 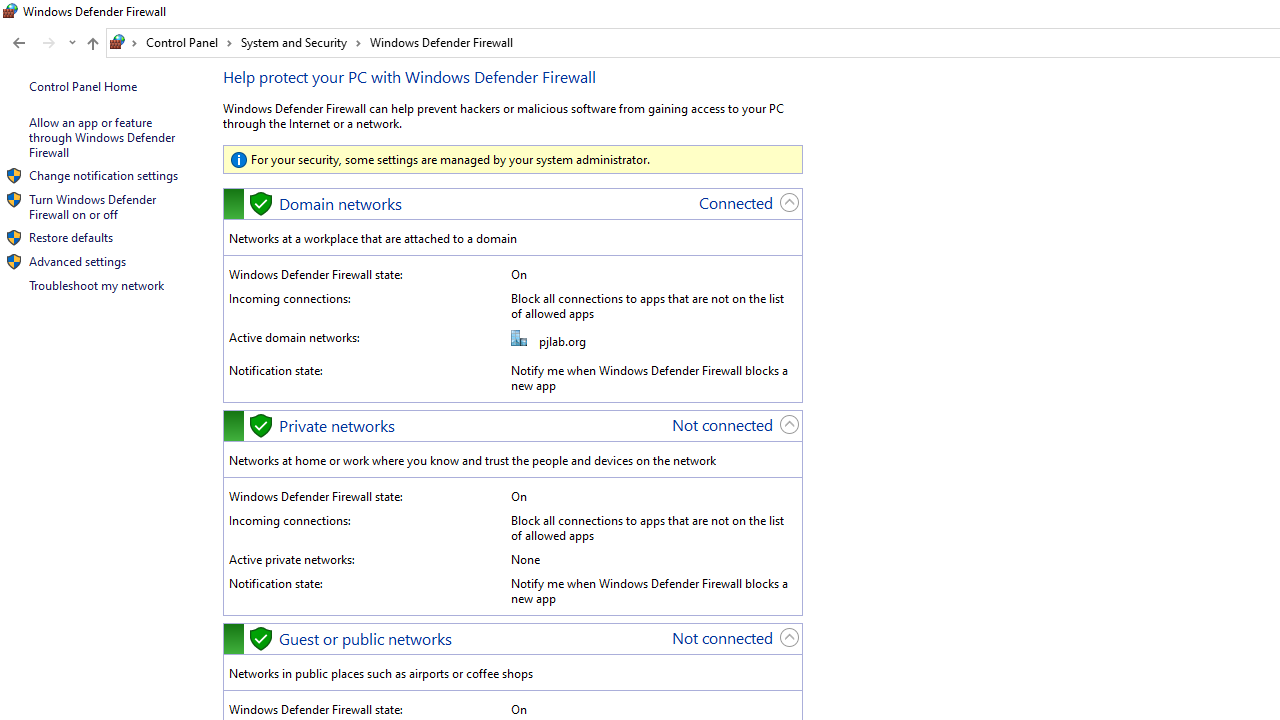 What do you see at coordinates (300, 42) in the screenshot?
I see `'System and Security'` at bounding box center [300, 42].